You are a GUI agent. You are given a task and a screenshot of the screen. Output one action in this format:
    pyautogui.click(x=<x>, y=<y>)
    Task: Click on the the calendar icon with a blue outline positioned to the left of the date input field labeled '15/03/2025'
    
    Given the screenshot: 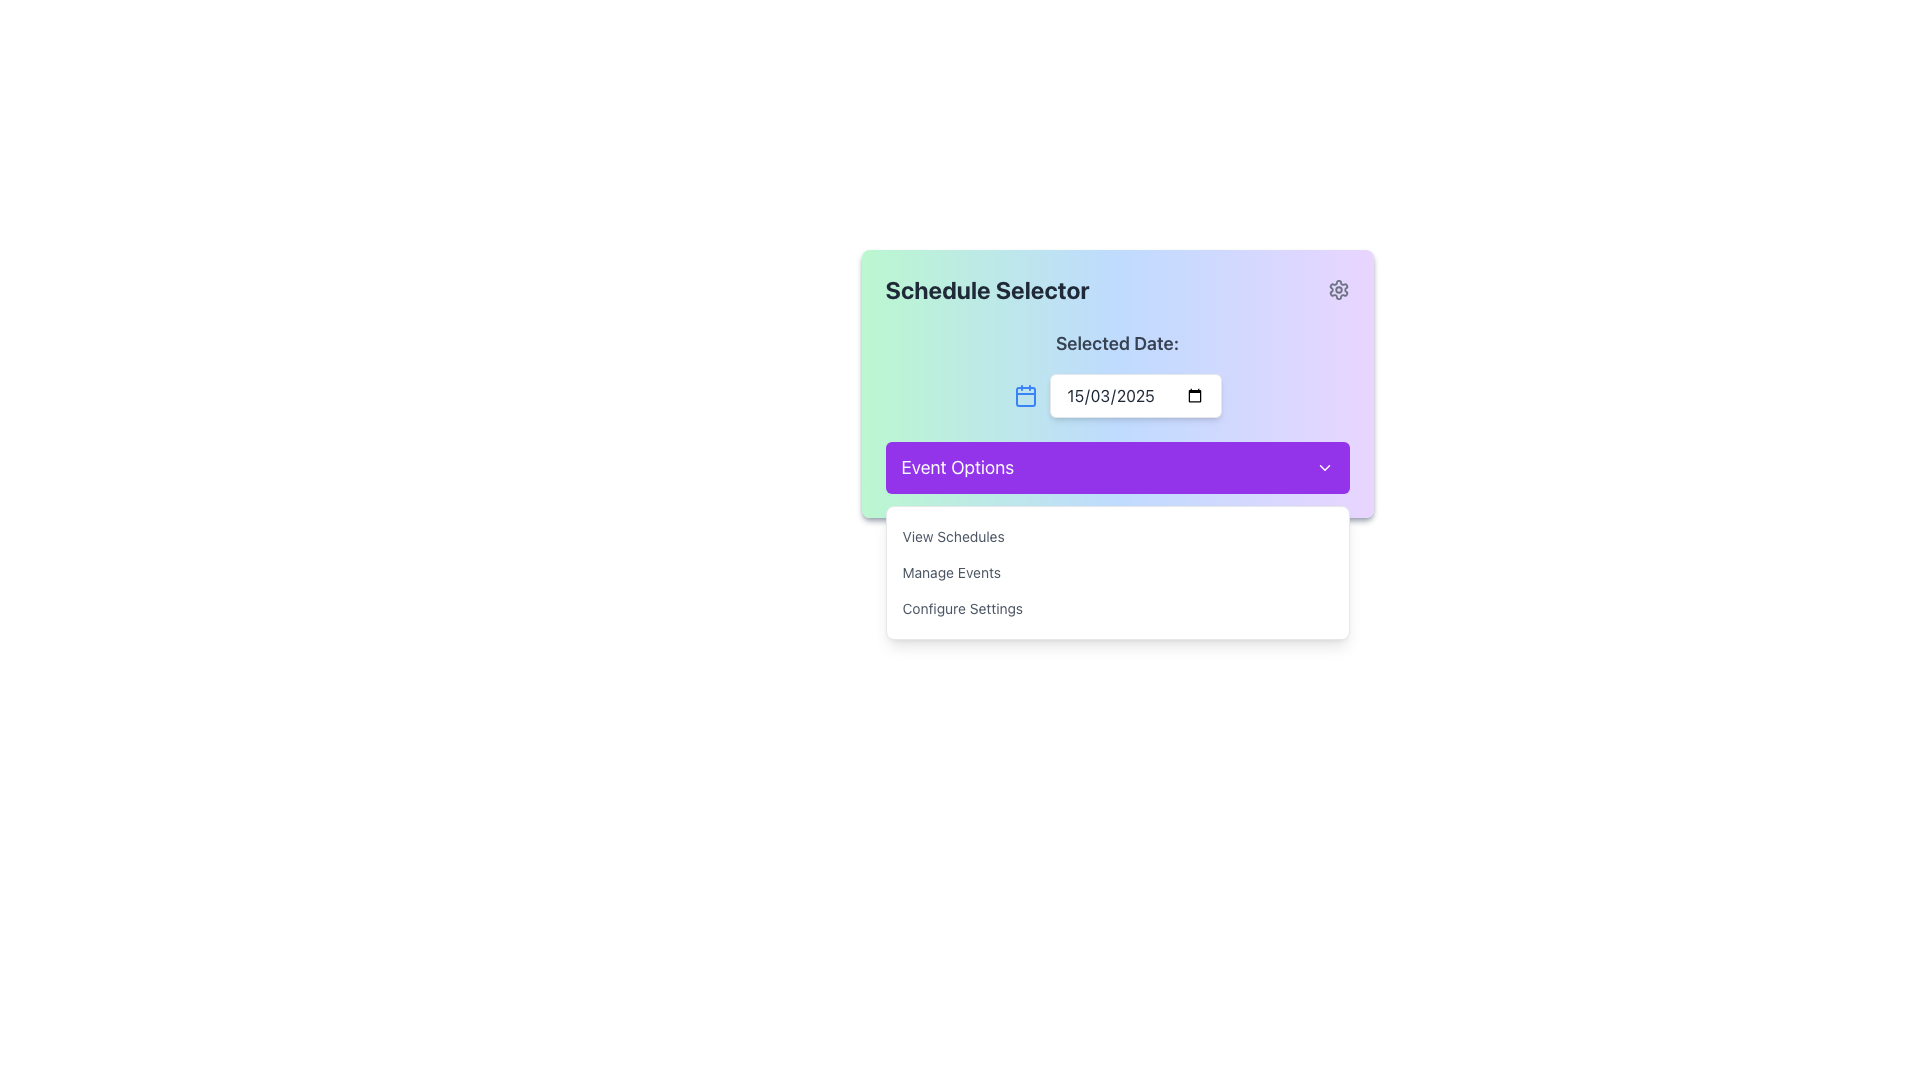 What is the action you would take?
    pyautogui.click(x=1025, y=396)
    